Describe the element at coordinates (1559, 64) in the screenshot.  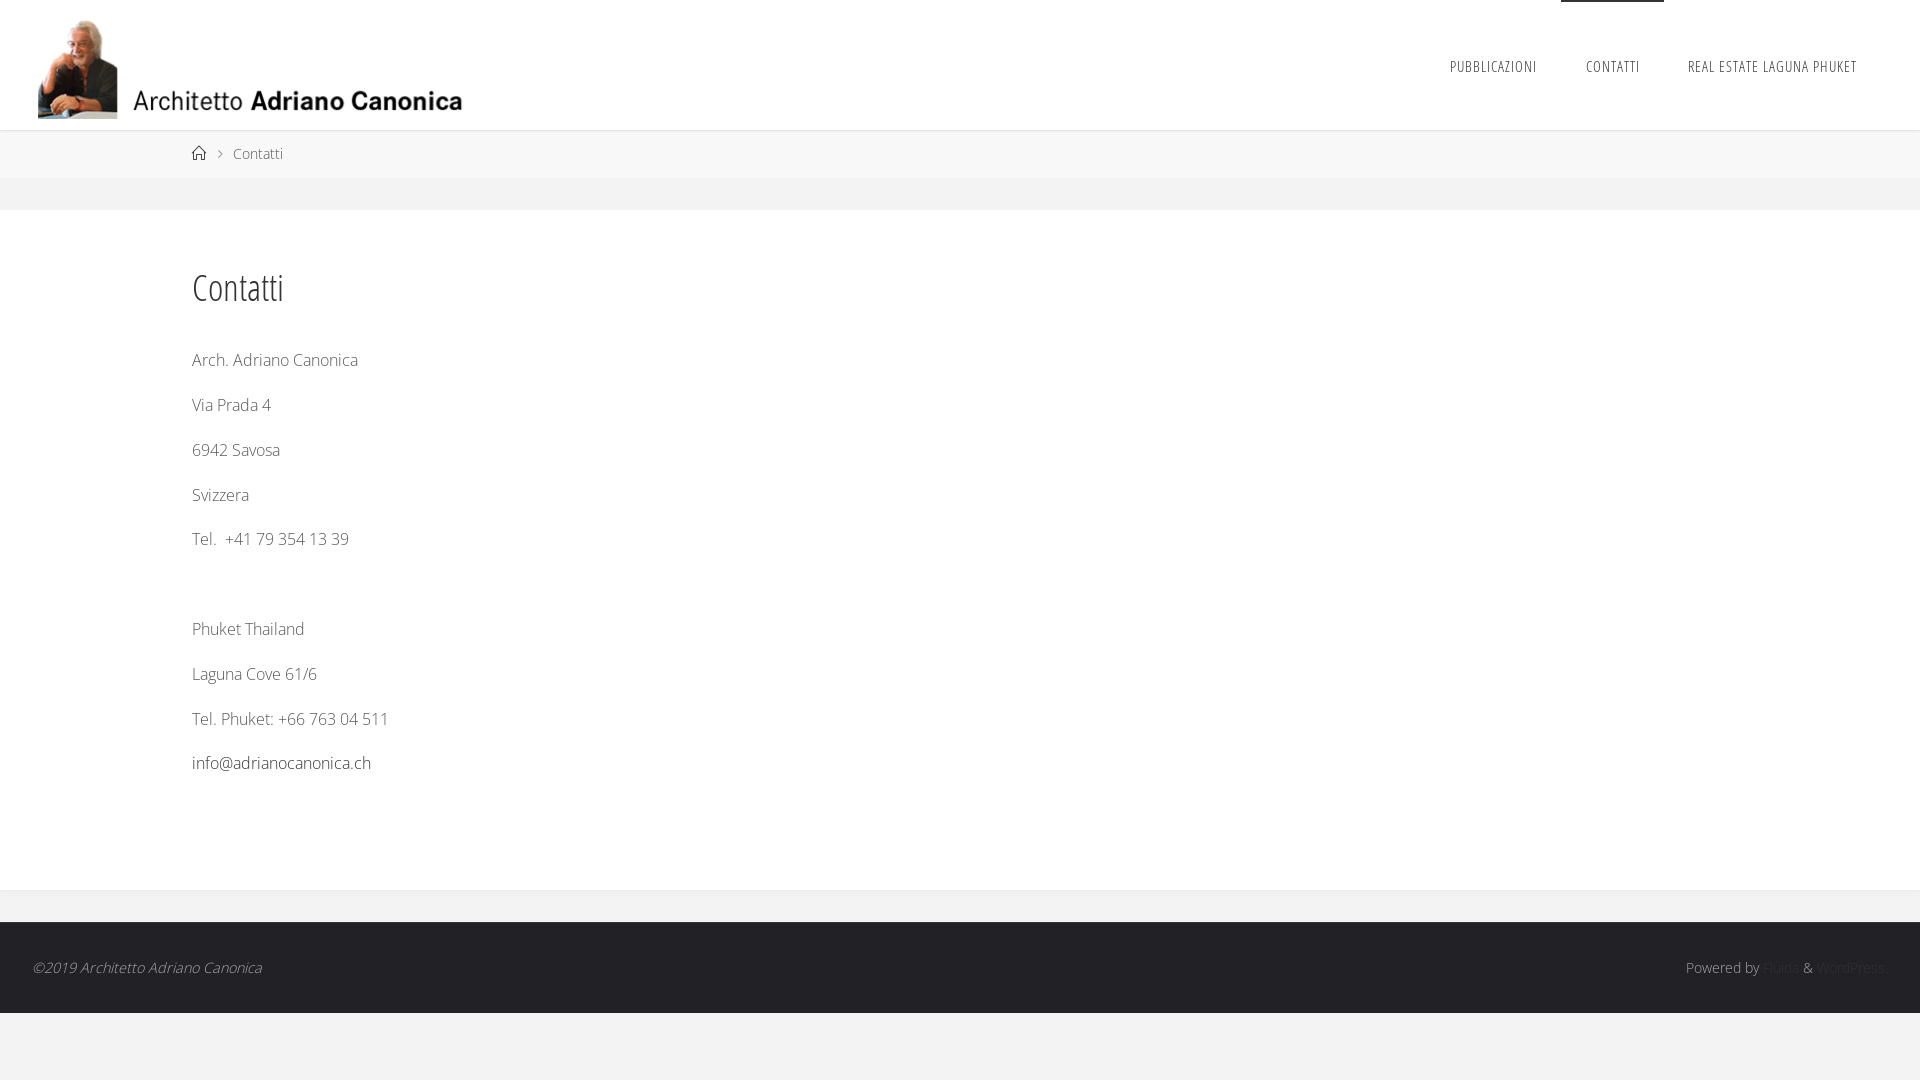
I see `'CONTATTI'` at that location.